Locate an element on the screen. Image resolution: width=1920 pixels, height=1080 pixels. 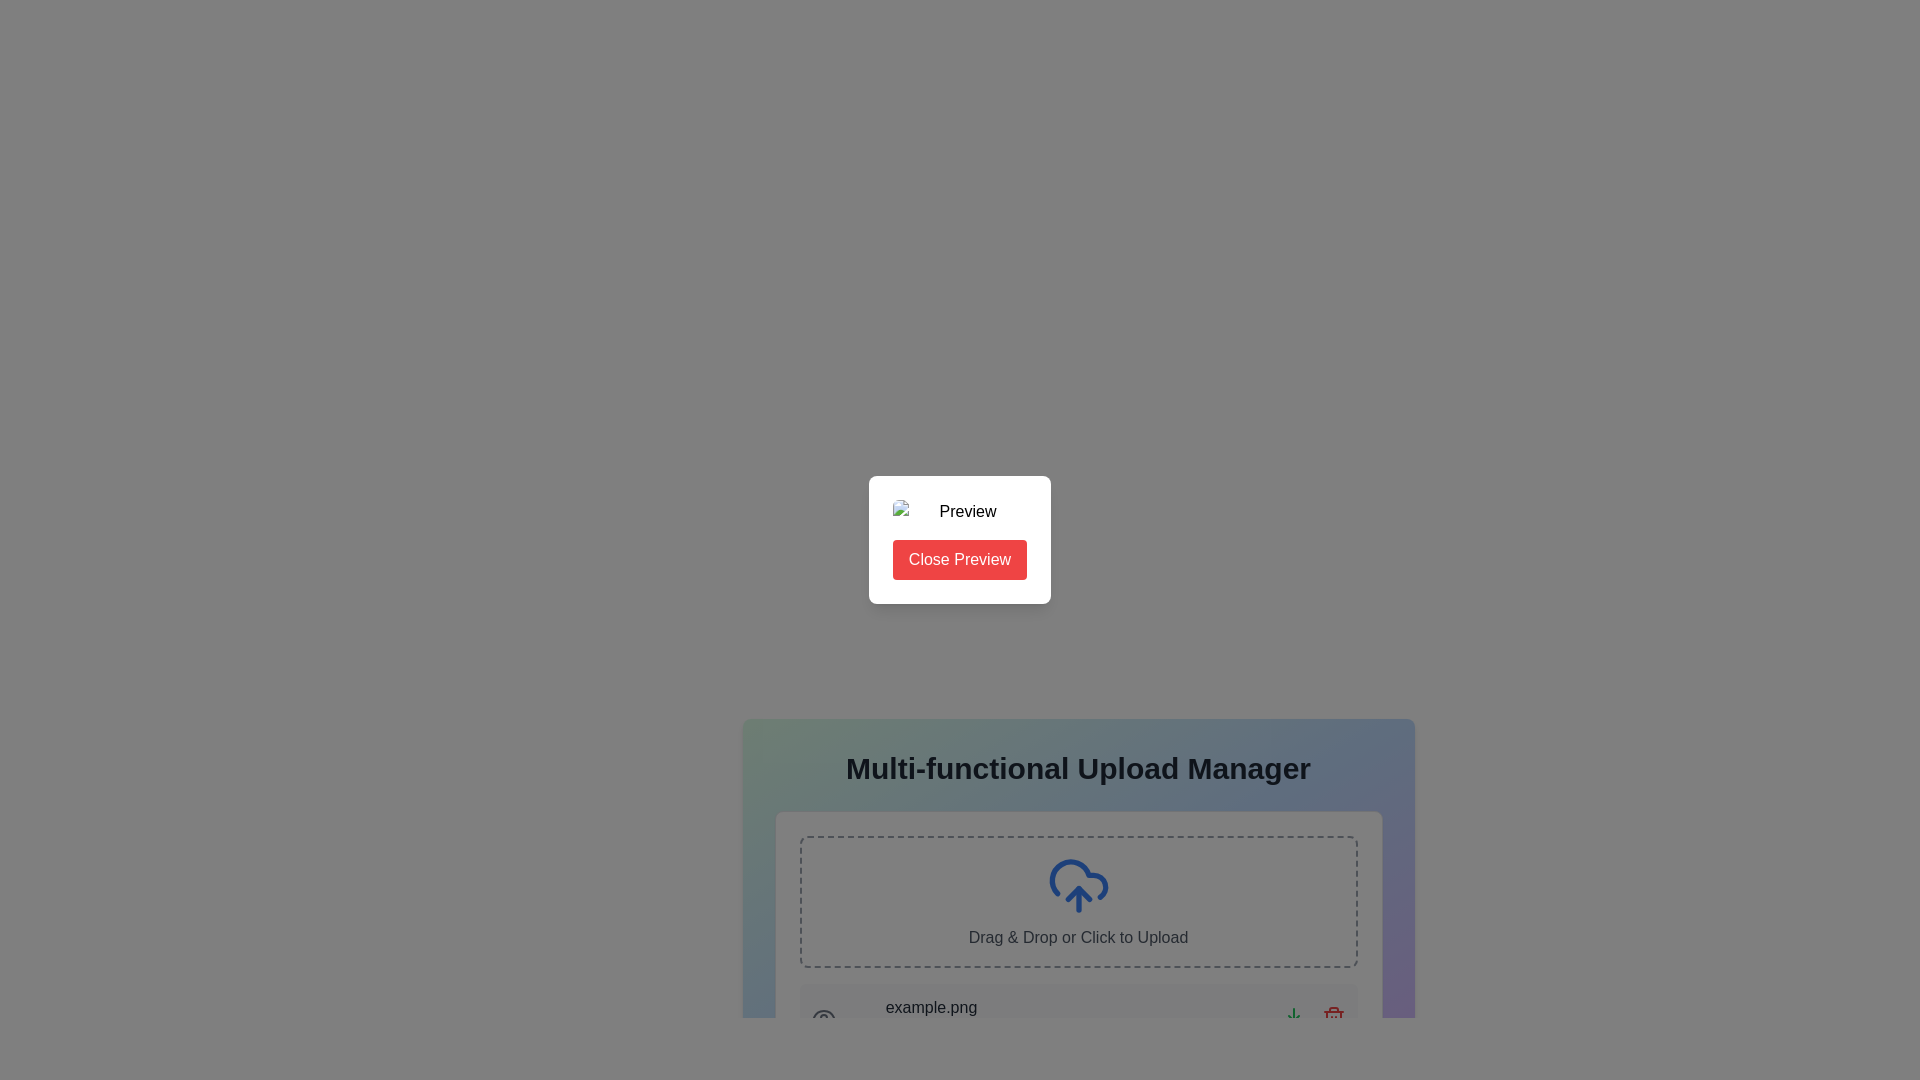
the File upload area, which is styled with a dashed border and contains an upload icon above the text 'Drag & Drop or Click to Upload', located in the 'Multi-functional Upload Manager' section is located at coordinates (1077, 944).